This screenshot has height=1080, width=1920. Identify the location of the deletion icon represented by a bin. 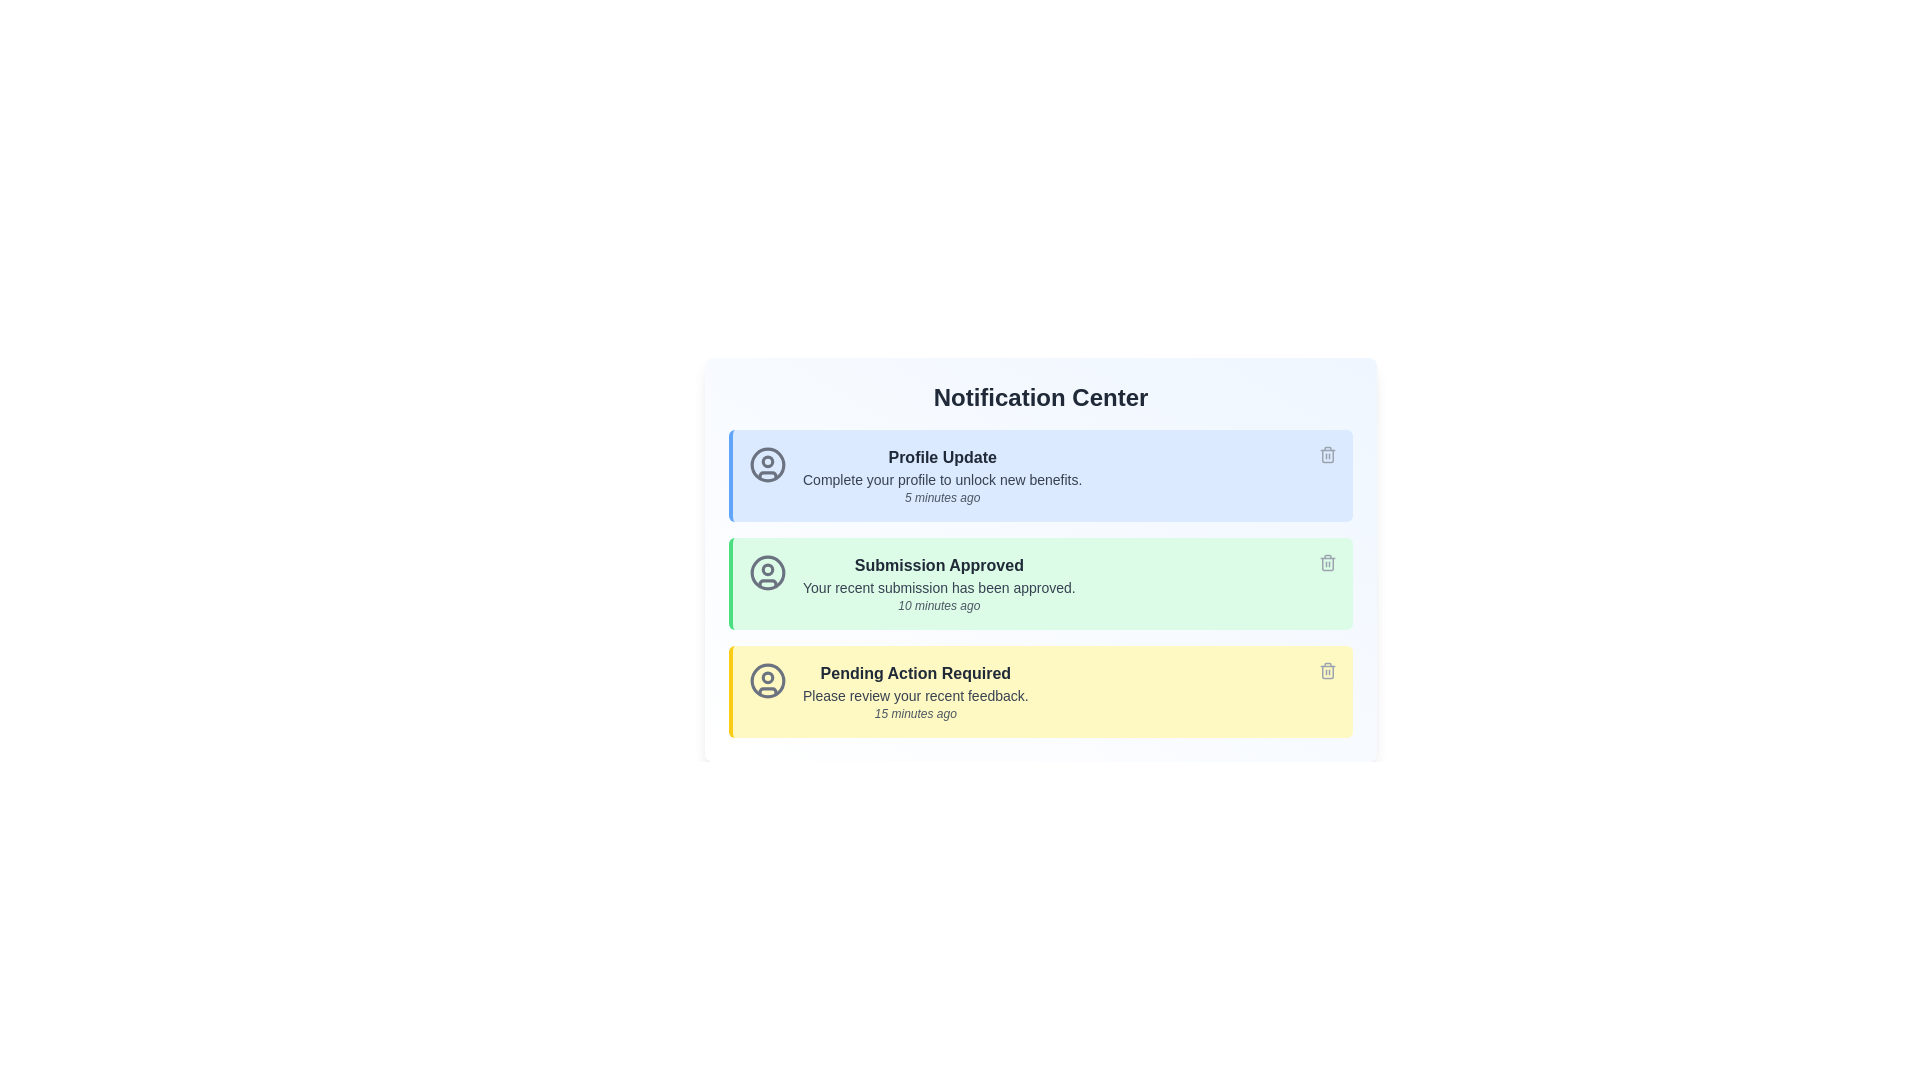
(1328, 564).